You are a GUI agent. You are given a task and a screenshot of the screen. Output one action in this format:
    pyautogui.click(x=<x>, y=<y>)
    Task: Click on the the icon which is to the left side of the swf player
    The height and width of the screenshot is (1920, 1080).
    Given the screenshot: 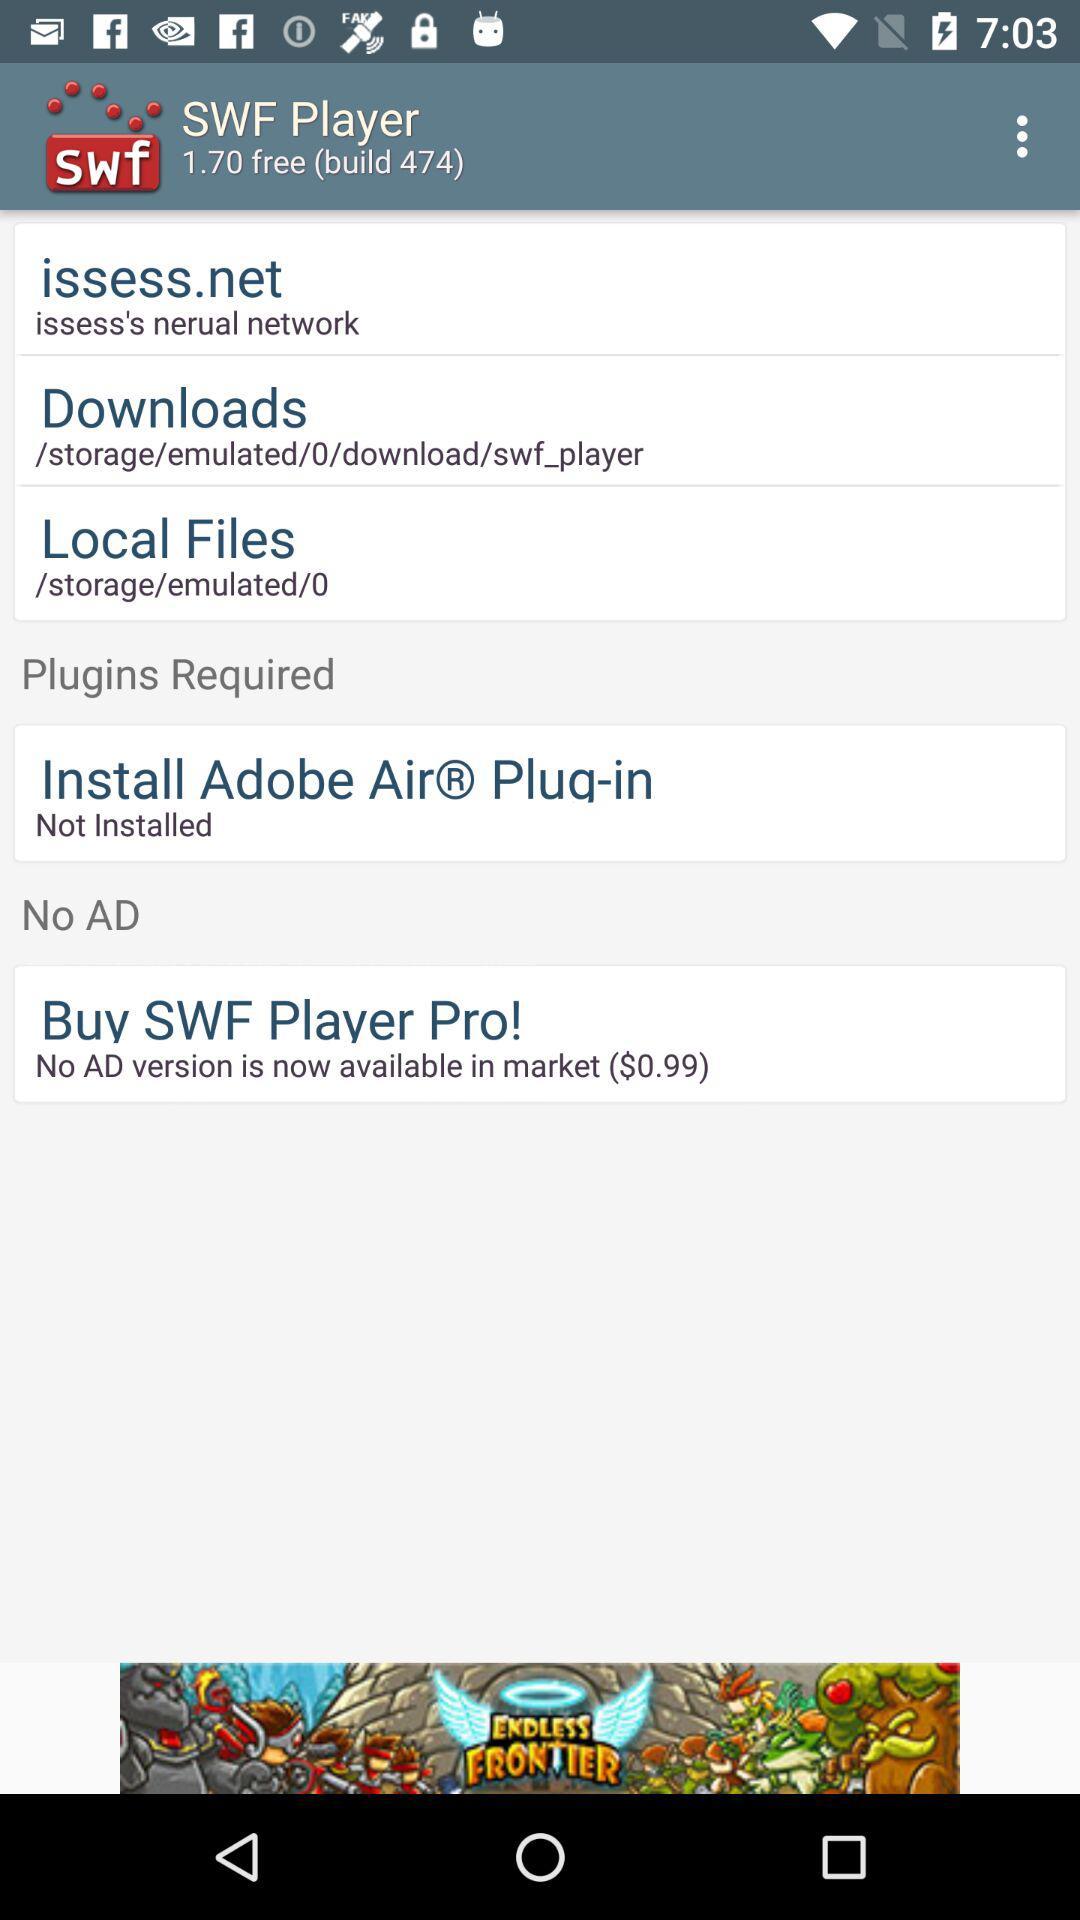 What is the action you would take?
    pyautogui.click(x=104, y=136)
    